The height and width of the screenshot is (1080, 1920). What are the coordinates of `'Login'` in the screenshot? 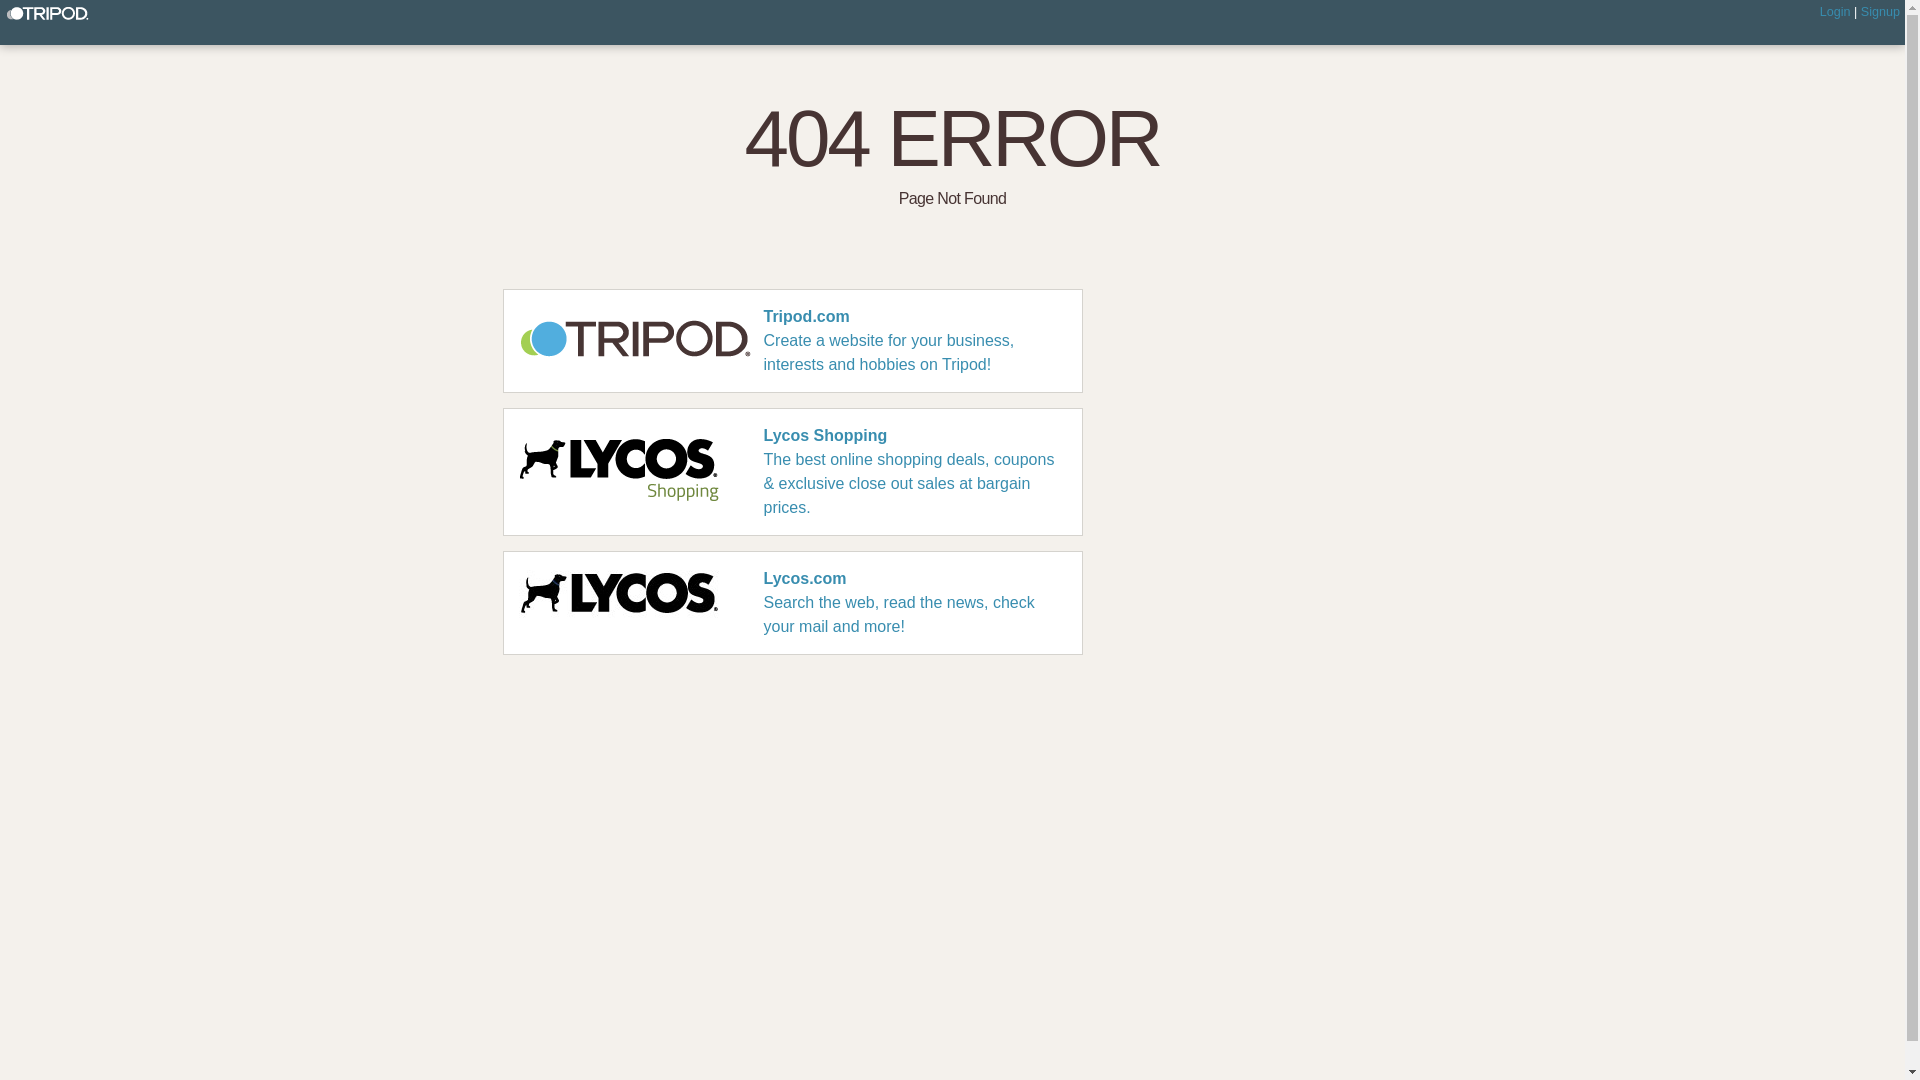 It's located at (1835, 11).